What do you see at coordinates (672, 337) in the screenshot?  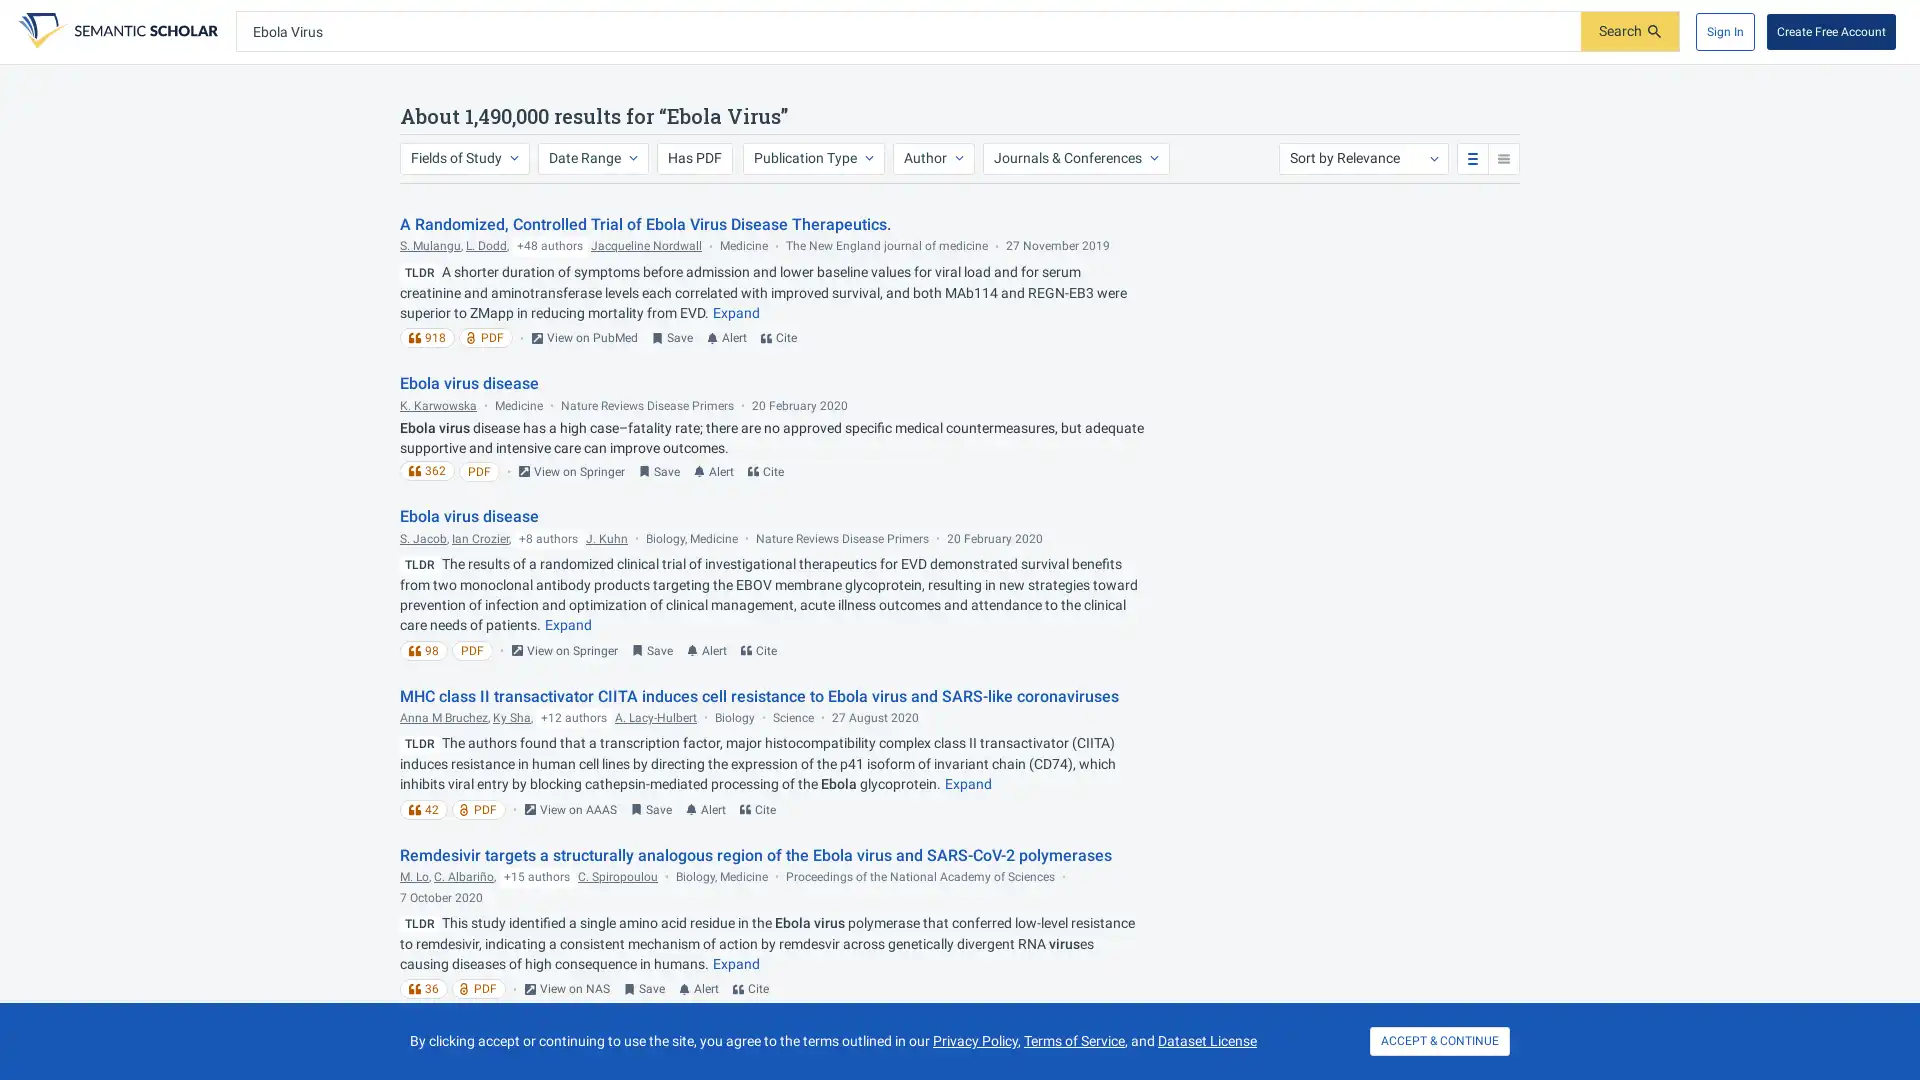 I see `Save to Library` at bounding box center [672, 337].